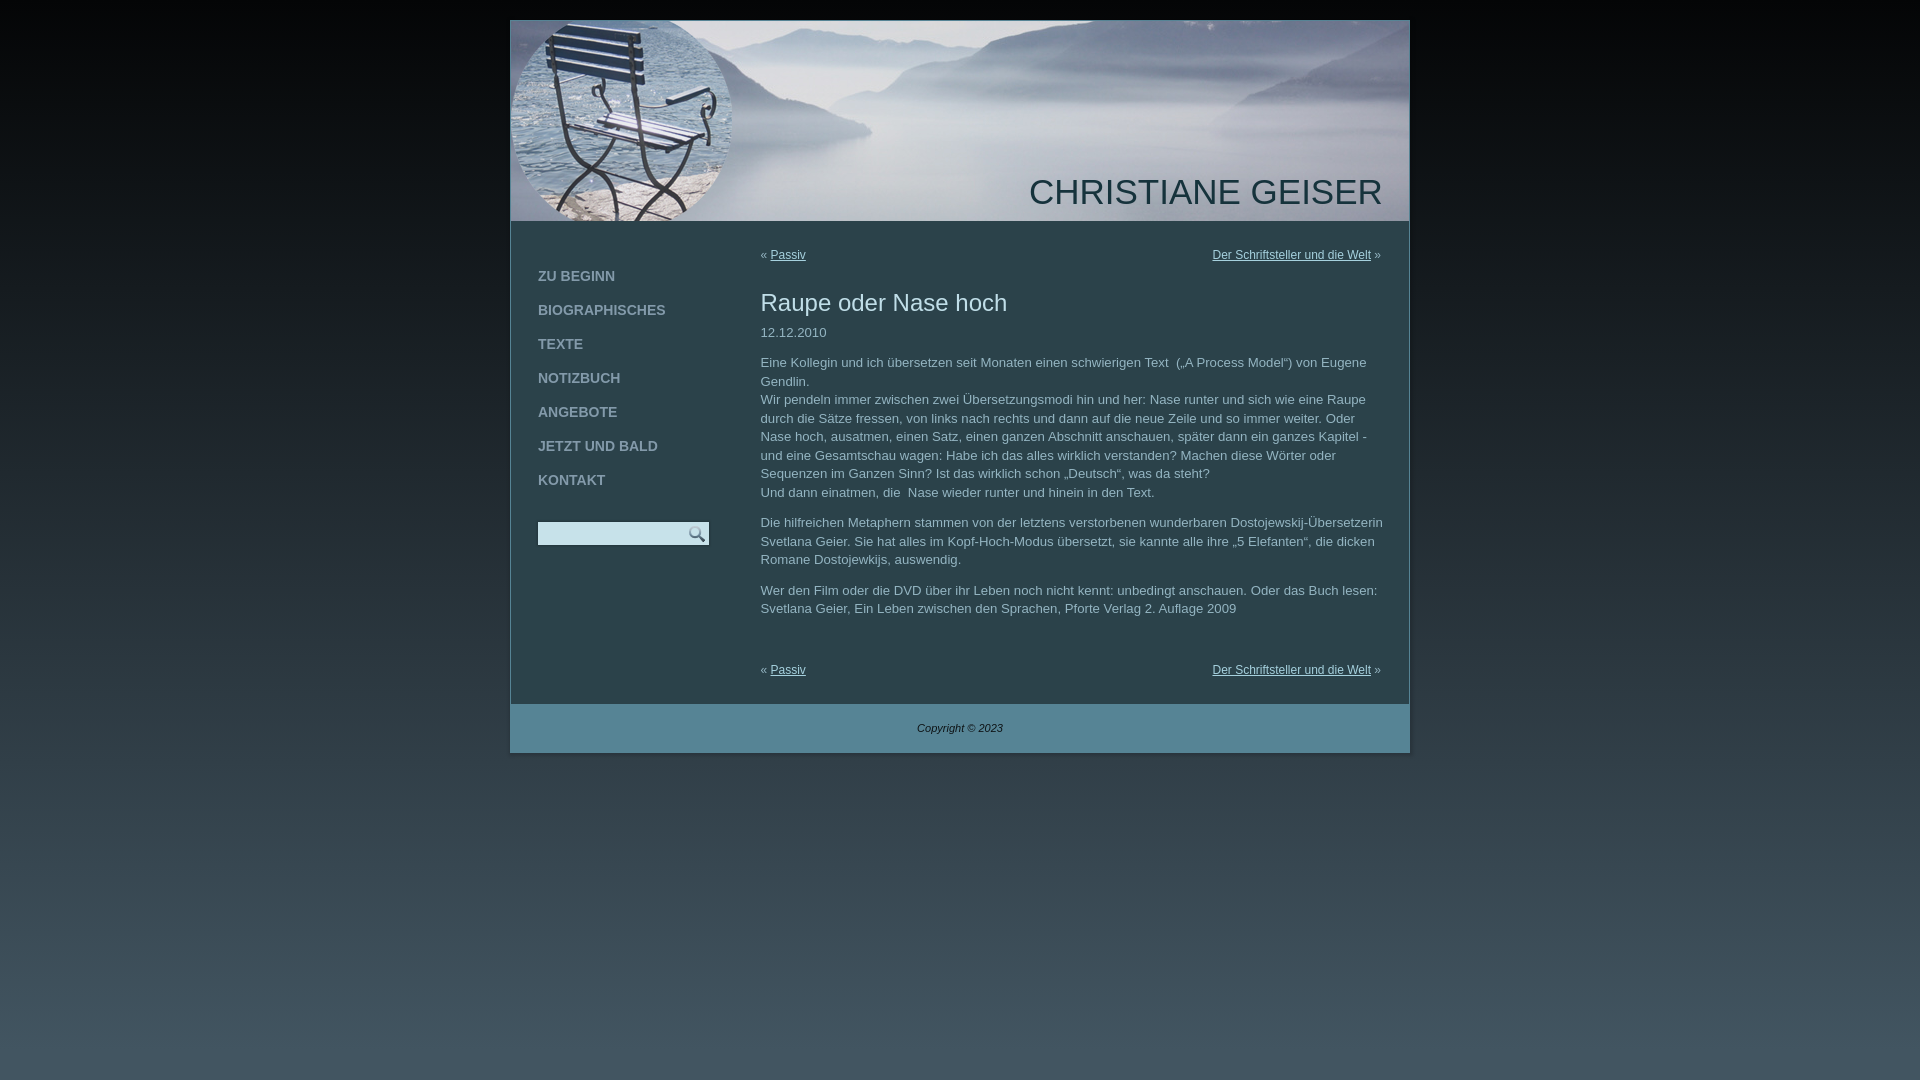 This screenshot has height=1080, width=1920. What do you see at coordinates (622, 309) in the screenshot?
I see `'BIOGRAPHISCHES'` at bounding box center [622, 309].